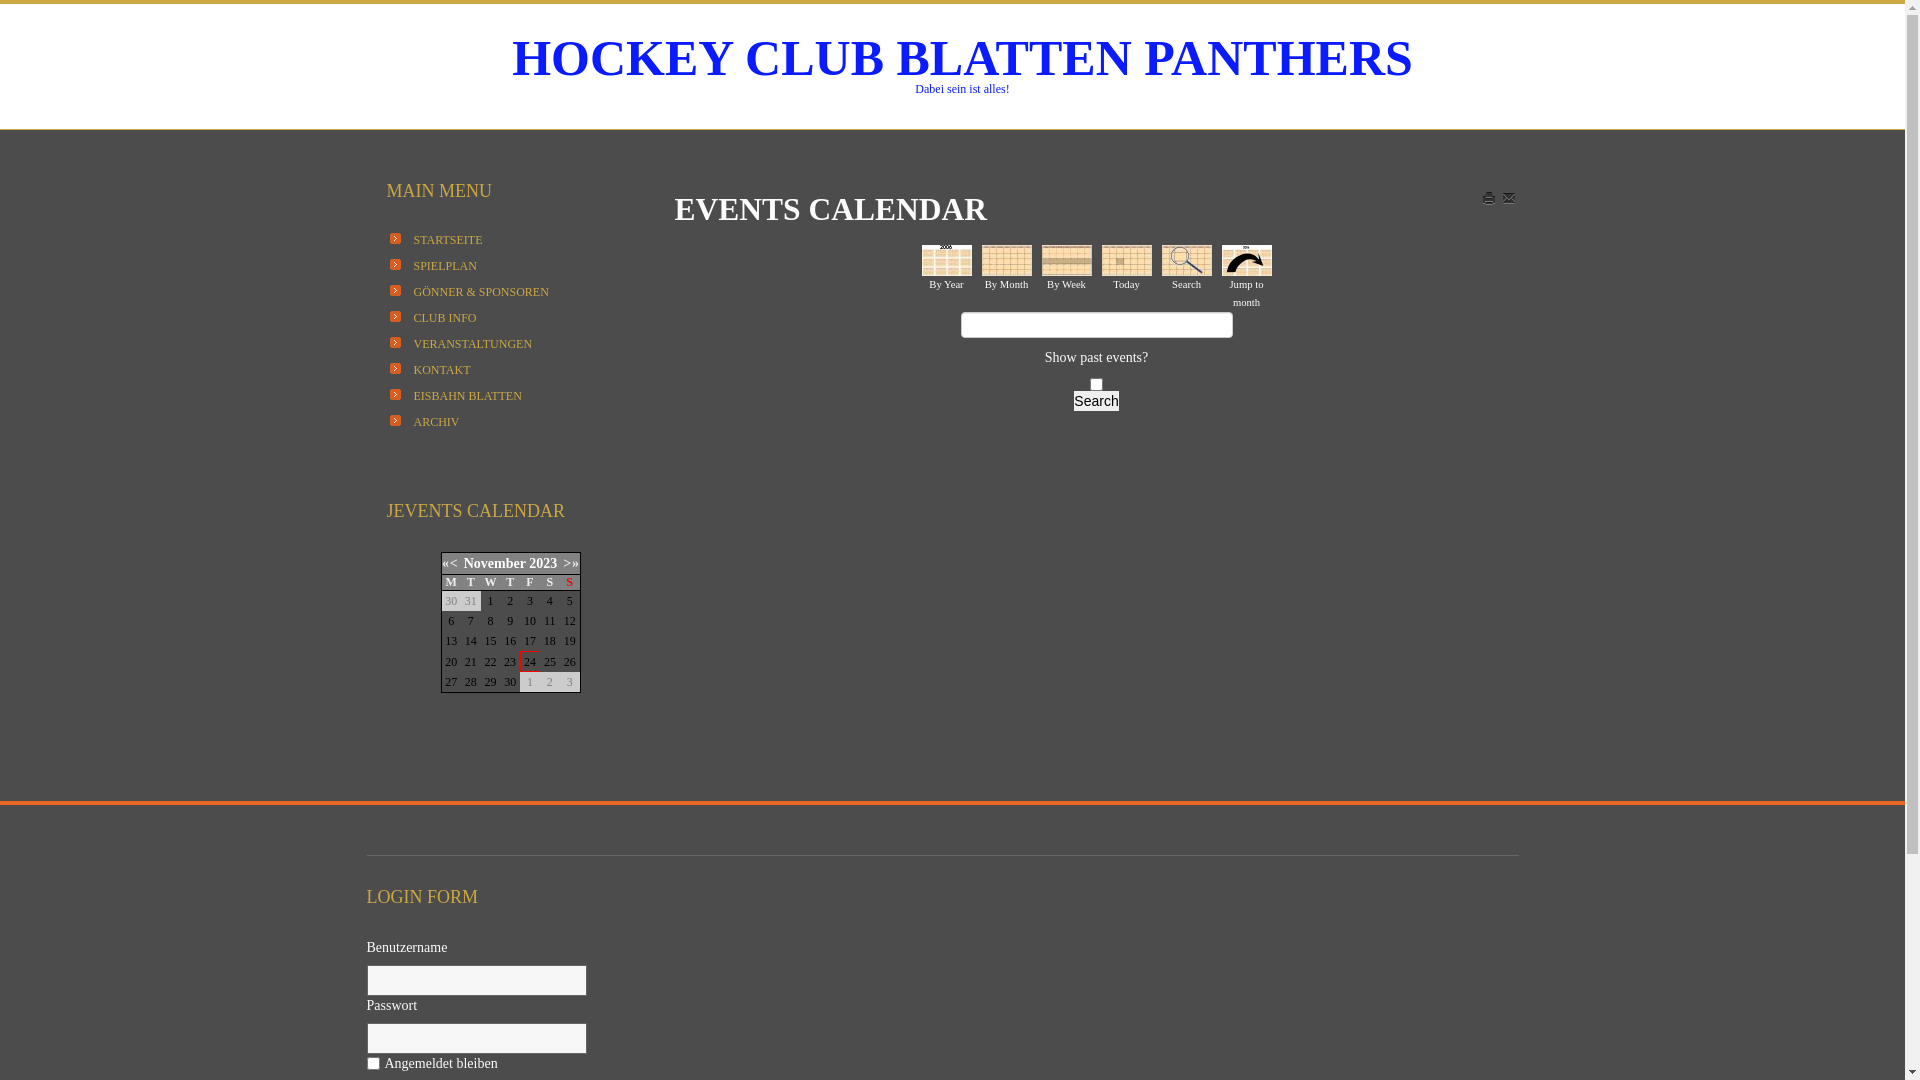  I want to click on 'SPIELPLAN', so click(444, 265).